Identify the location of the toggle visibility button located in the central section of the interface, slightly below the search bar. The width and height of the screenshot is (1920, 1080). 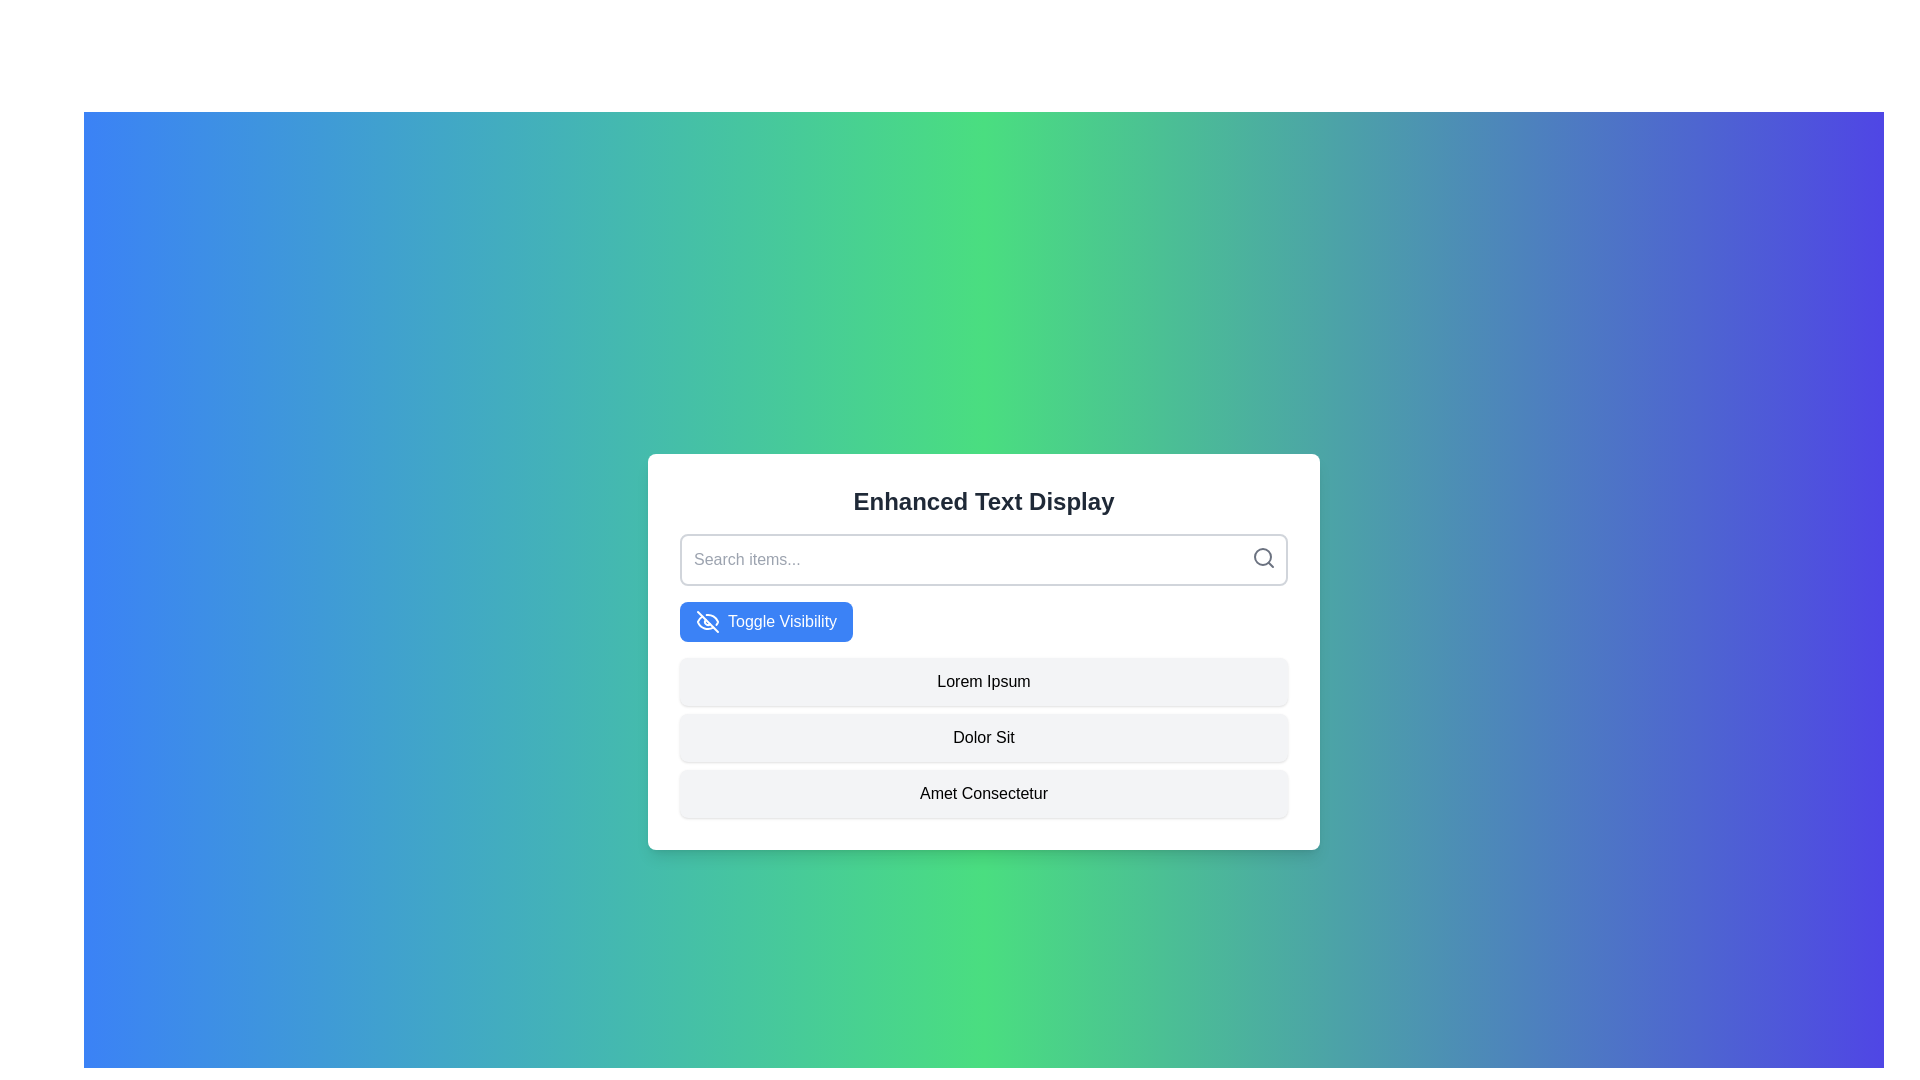
(765, 620).